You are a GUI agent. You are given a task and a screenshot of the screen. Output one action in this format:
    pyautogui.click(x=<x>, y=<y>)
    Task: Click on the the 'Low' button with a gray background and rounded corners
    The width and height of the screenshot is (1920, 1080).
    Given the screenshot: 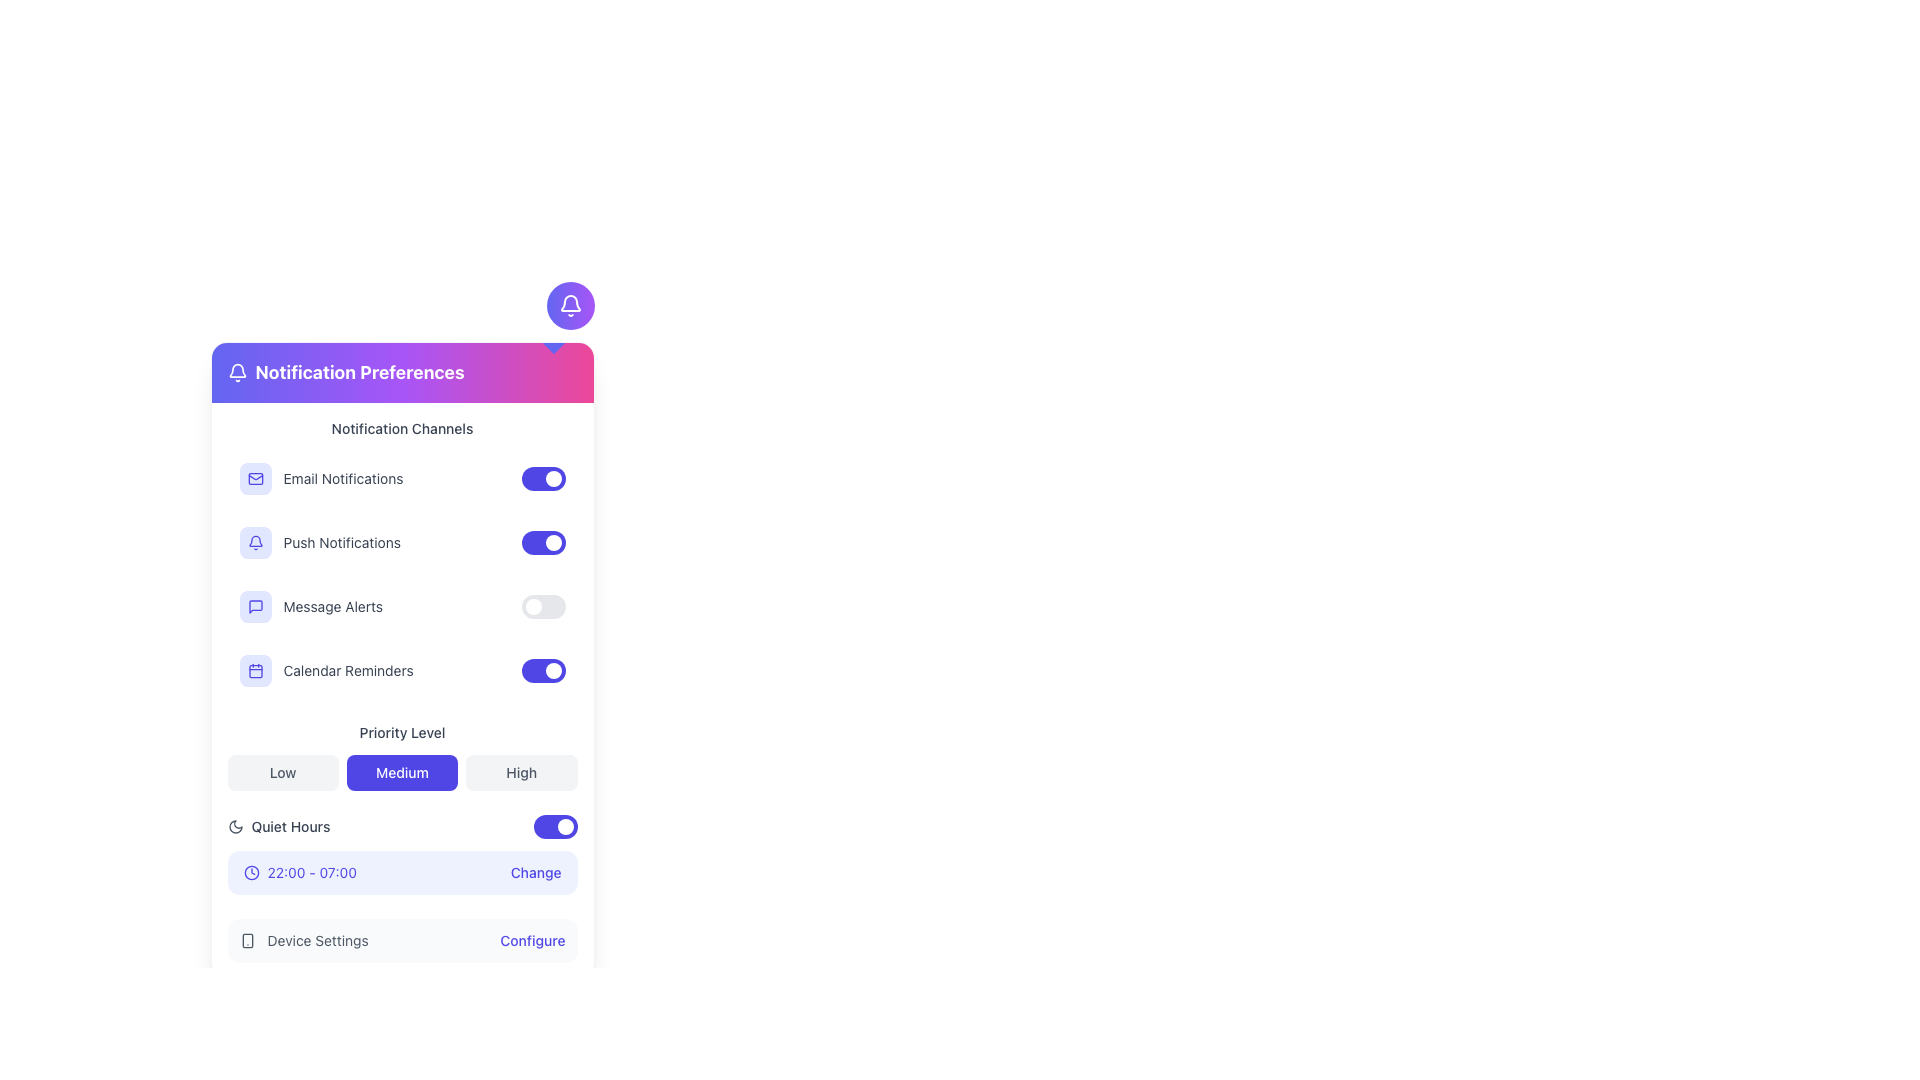 What is the action you would take?
    pyautogui.click(x=282, y=771)
    